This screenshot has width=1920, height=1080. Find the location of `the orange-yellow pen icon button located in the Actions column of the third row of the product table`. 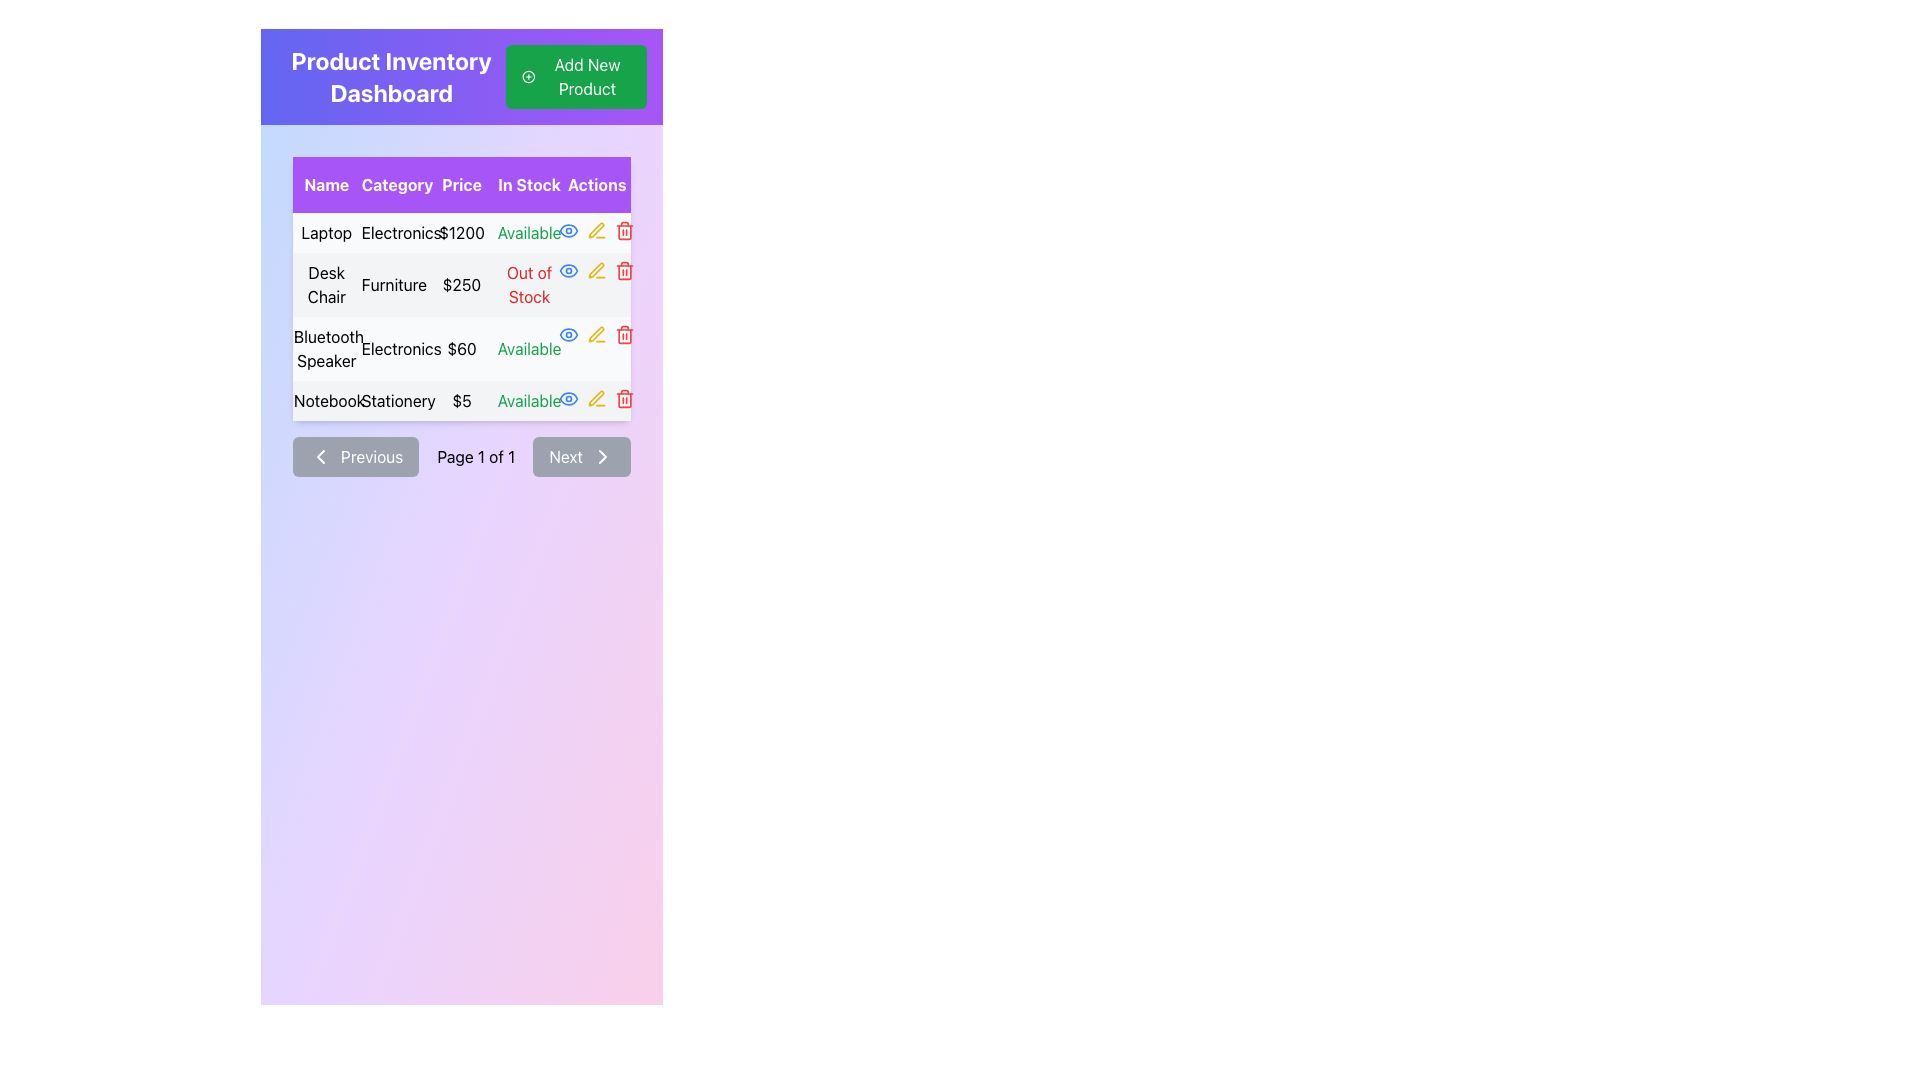

the orange-yellow pen icon button located in the Actions column of the third row of the product table is located at coordinates (595, 333).